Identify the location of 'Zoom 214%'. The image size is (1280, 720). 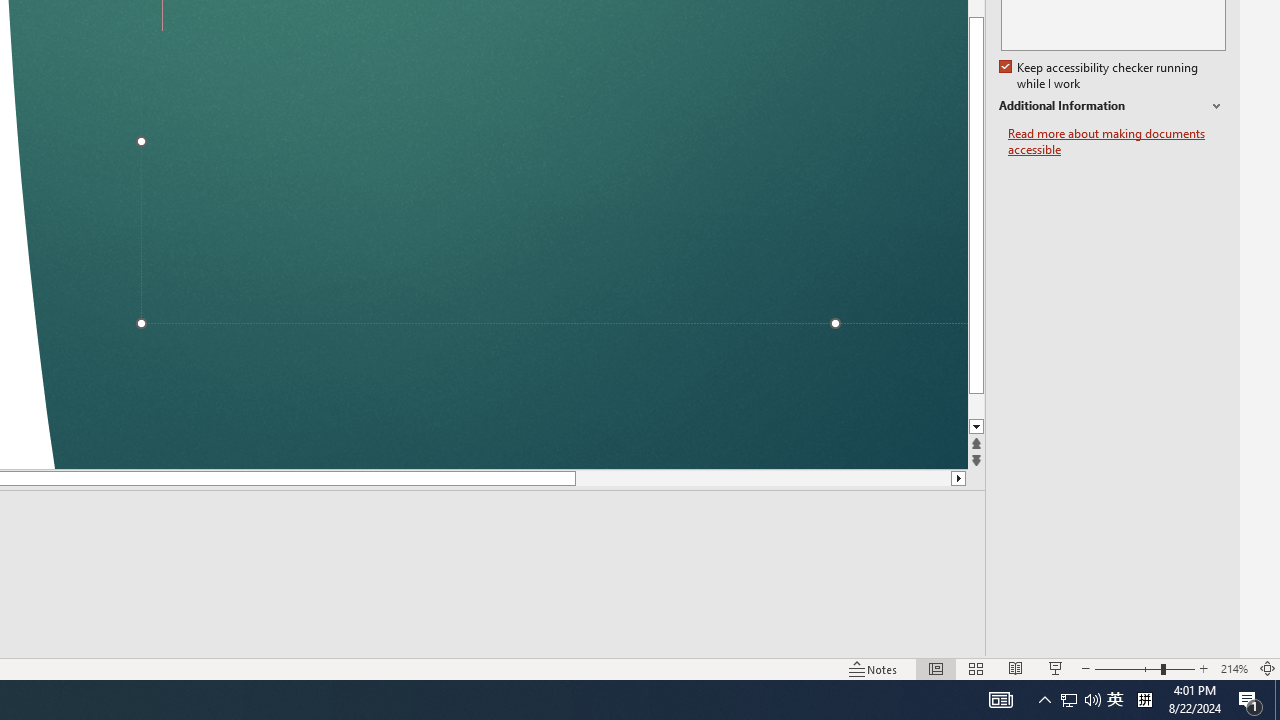
(1233, 669).